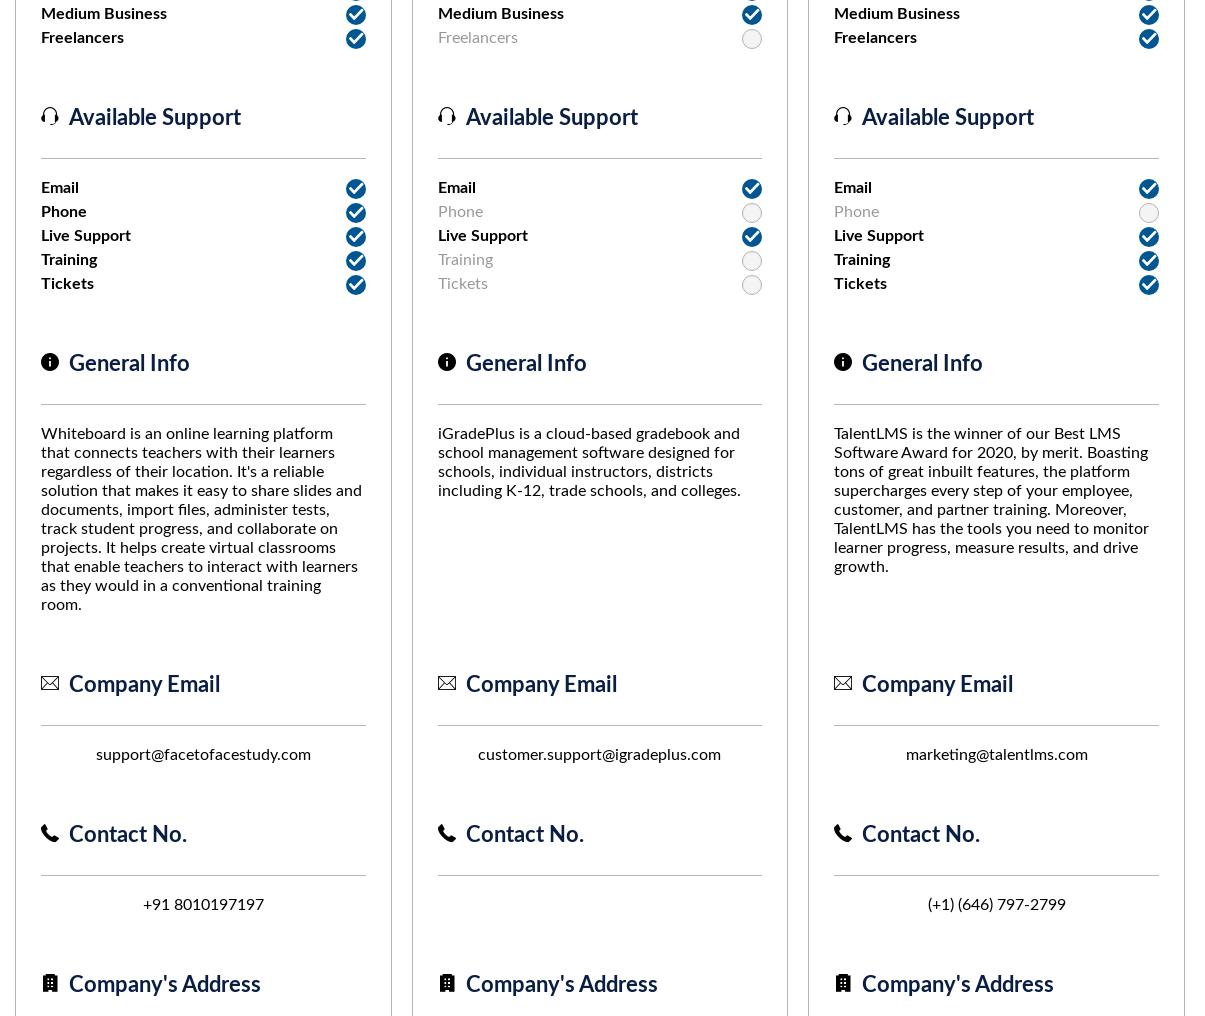 The width and height of the screenshot is (1205, 1016). I want to click on 'marketing@talentlms.com', so click(996, 754).